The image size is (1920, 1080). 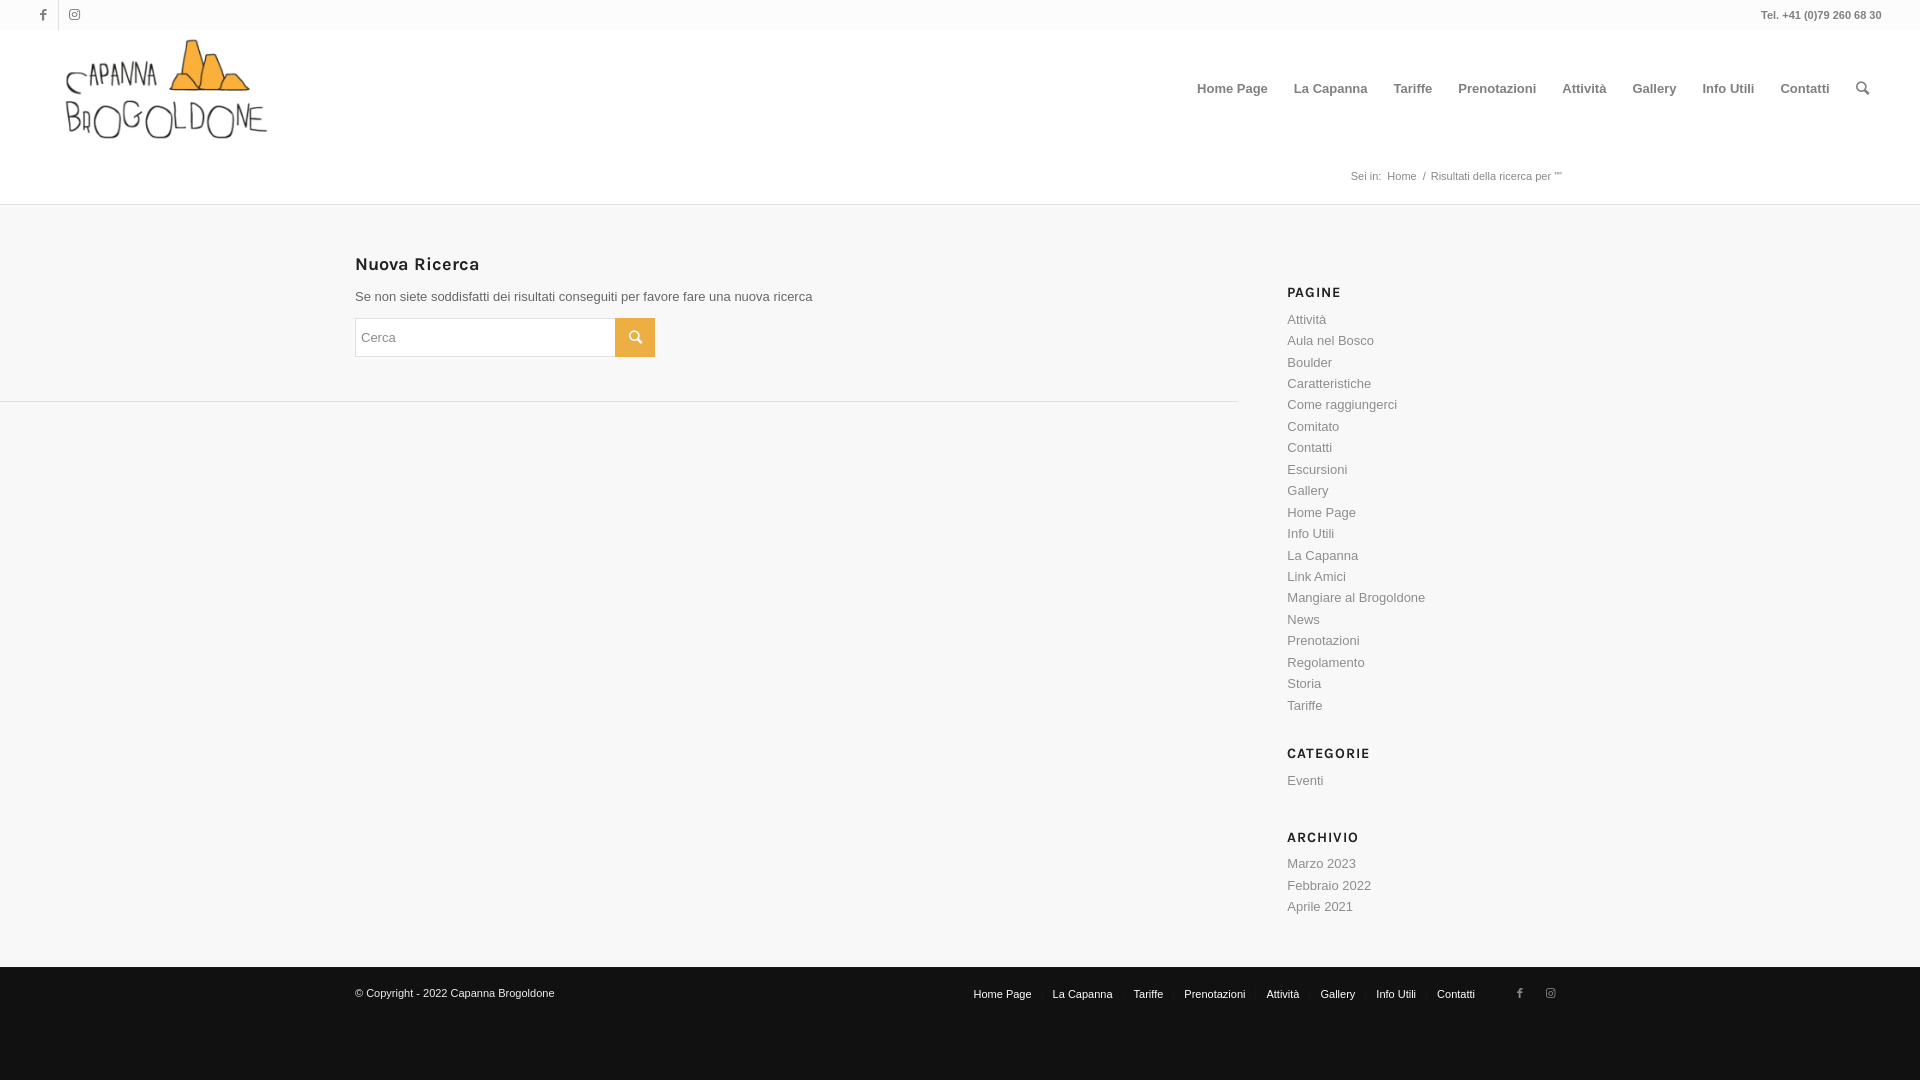 What do you see at coordinates (1325, 662) in the screenshot?
I see `'Regolamento'` at bounding box center [1325, 662].